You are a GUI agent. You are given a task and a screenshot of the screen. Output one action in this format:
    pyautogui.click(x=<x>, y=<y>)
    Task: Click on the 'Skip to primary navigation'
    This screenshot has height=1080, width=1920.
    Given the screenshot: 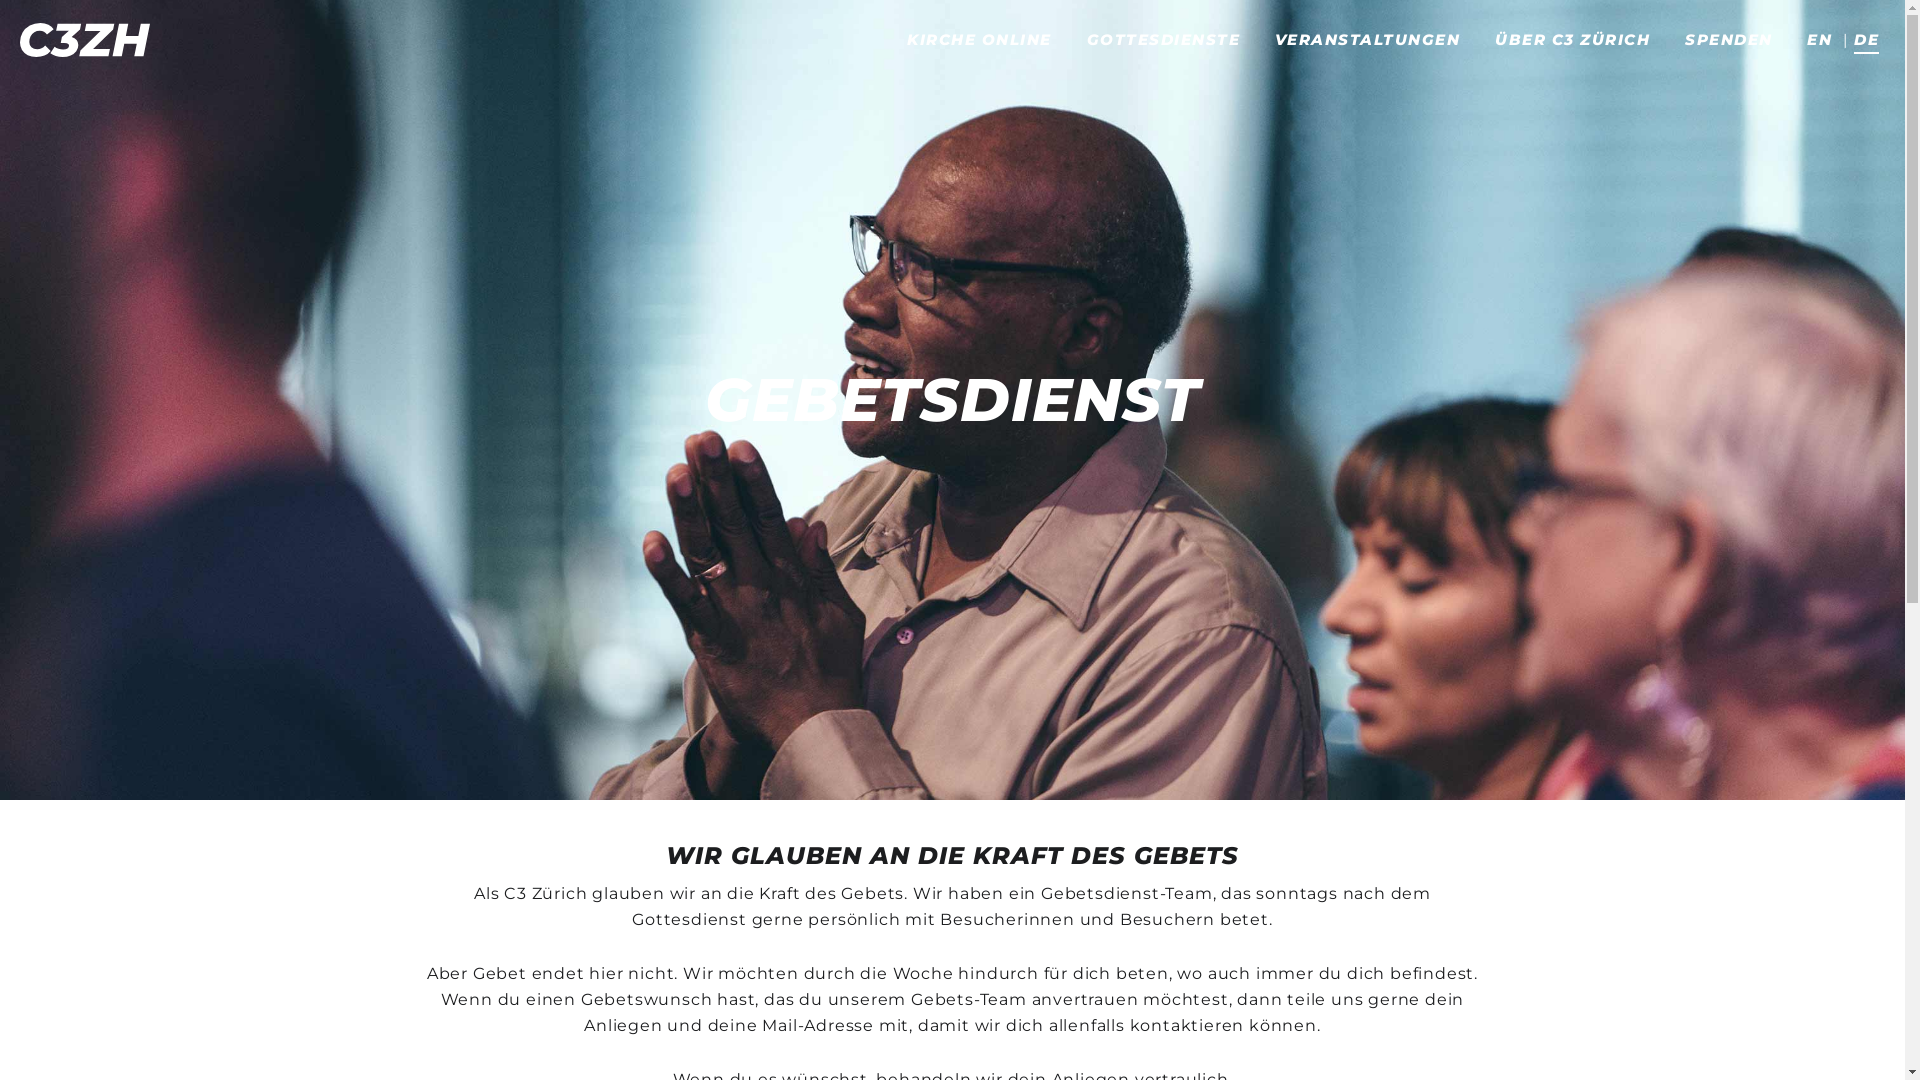 What is the action you would take?
    pyautogui.click(x=0, y=0)
    